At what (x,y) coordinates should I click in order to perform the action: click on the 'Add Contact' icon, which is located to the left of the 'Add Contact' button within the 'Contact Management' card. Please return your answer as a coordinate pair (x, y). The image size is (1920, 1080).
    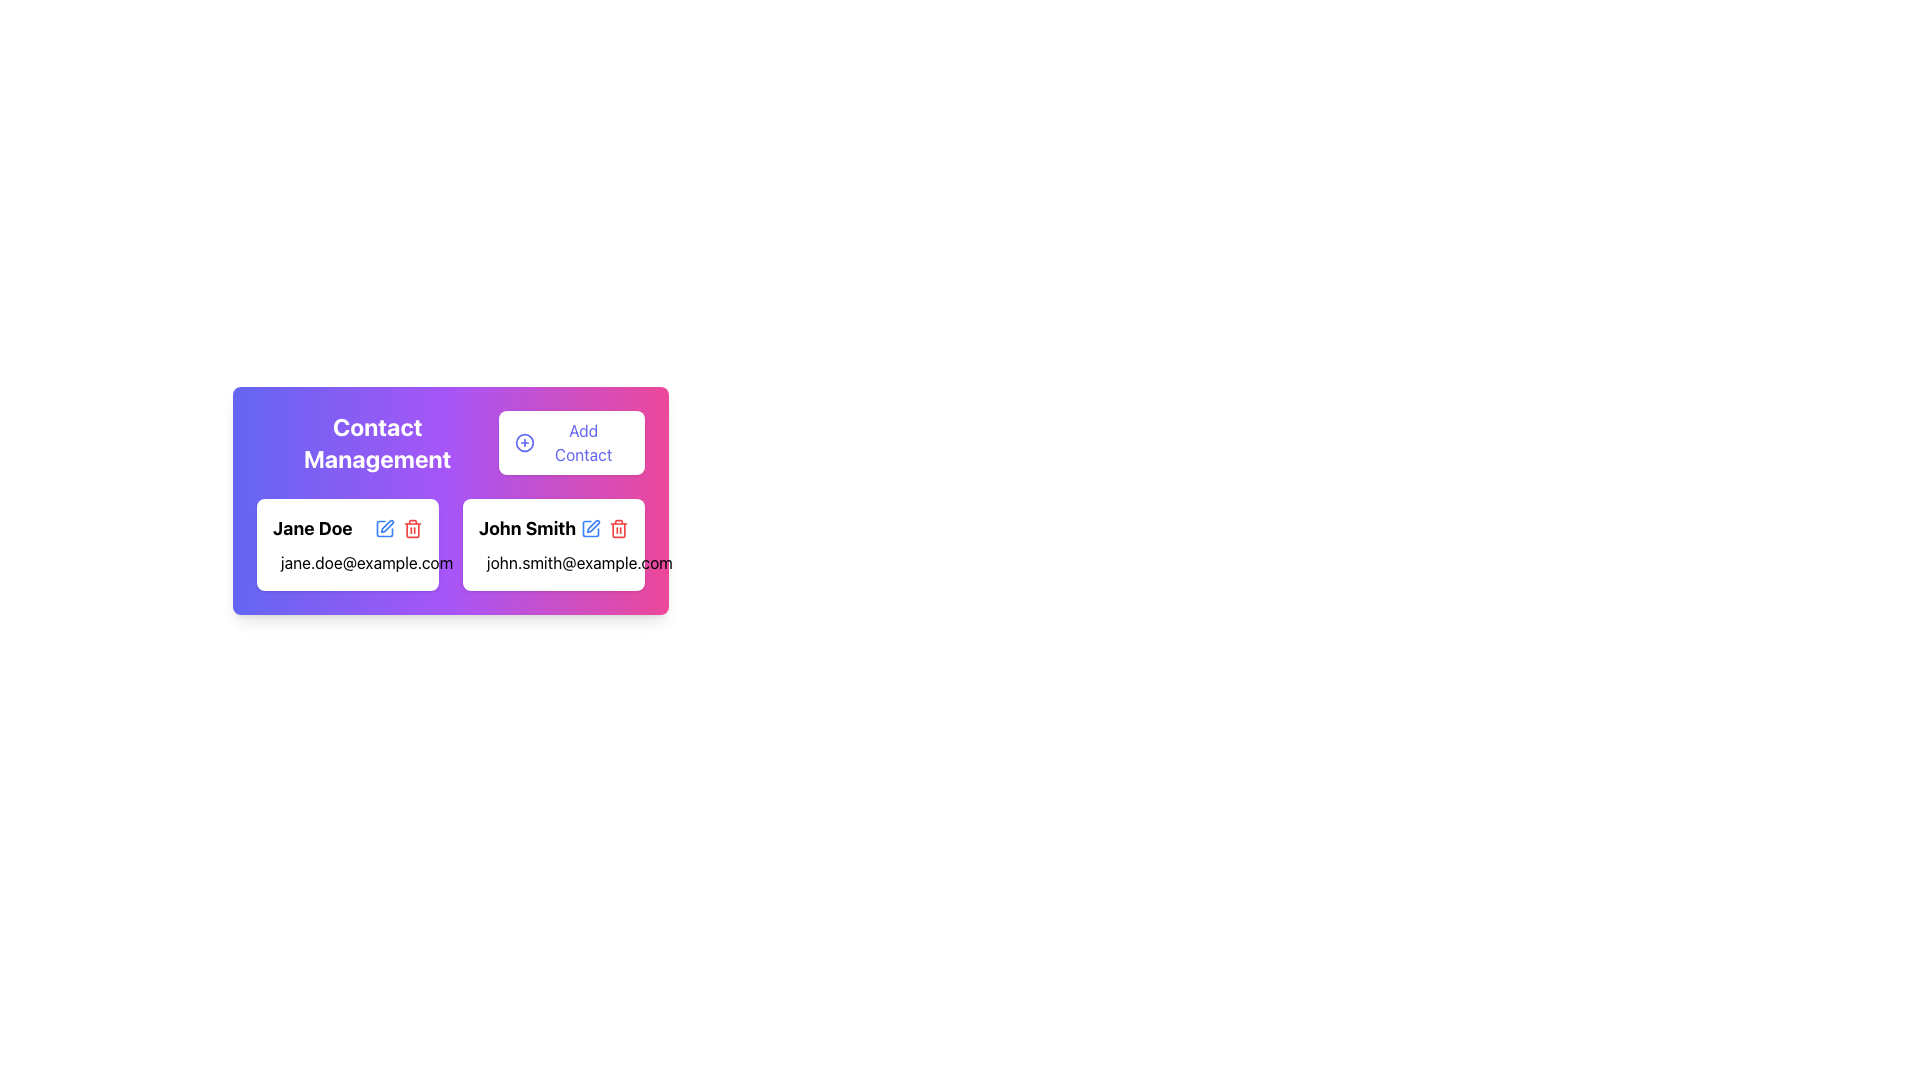
    Looking at the image, I should click on (524, 442).